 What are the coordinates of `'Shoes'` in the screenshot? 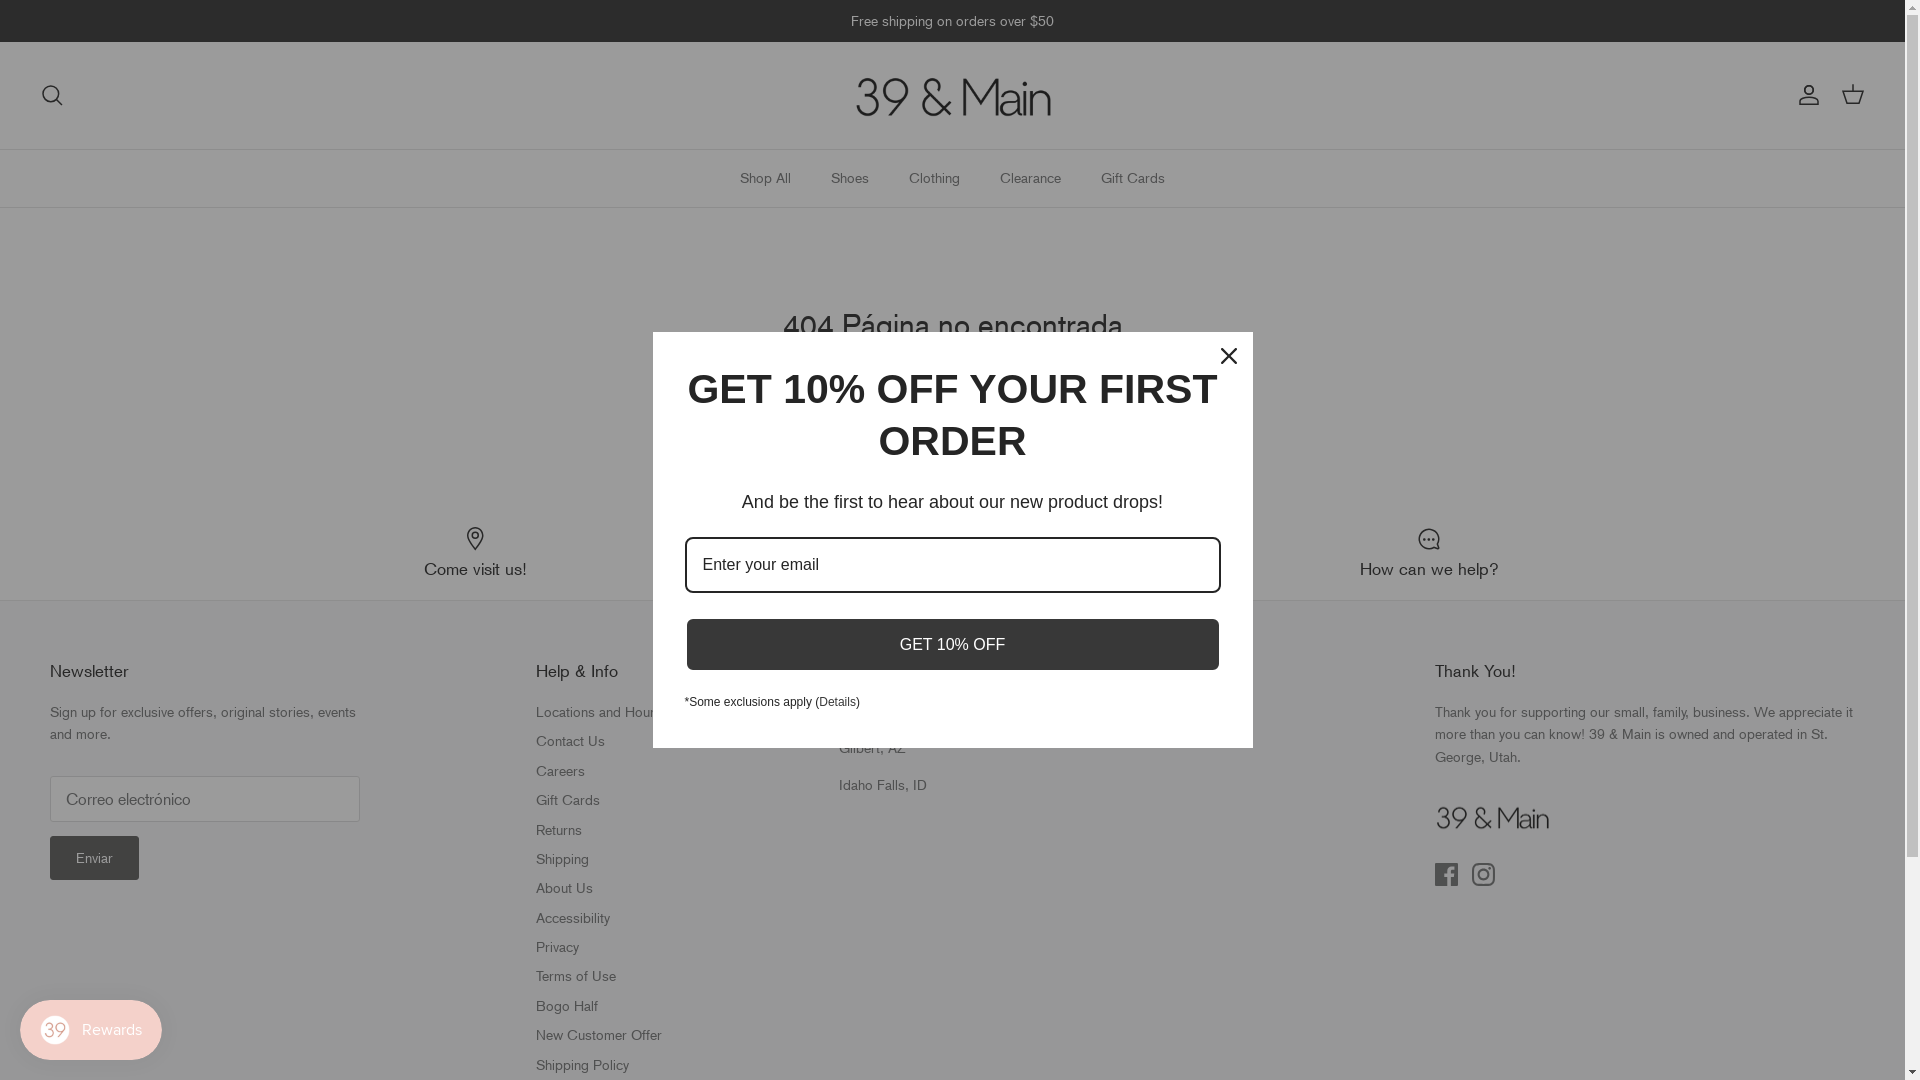 It's located at (849, 177).